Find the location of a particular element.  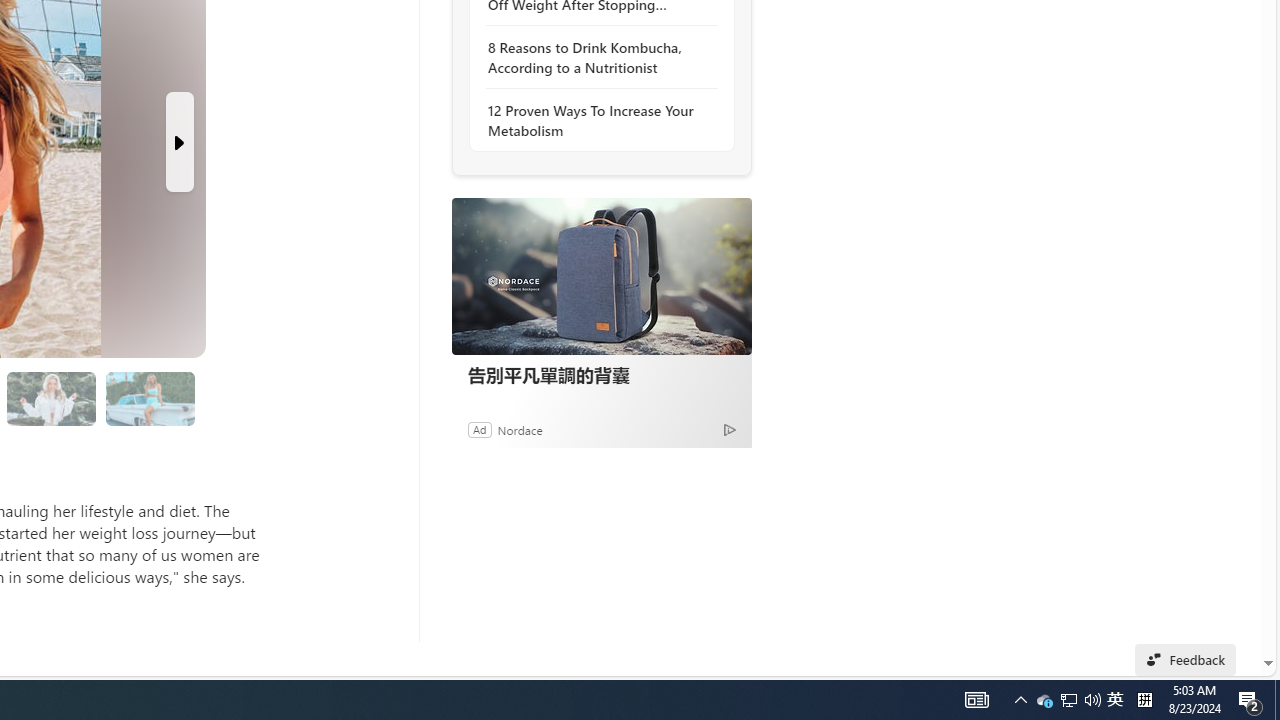

'8 I Stopped Comparing Myself to Others' is located at coordinates (148, 399).